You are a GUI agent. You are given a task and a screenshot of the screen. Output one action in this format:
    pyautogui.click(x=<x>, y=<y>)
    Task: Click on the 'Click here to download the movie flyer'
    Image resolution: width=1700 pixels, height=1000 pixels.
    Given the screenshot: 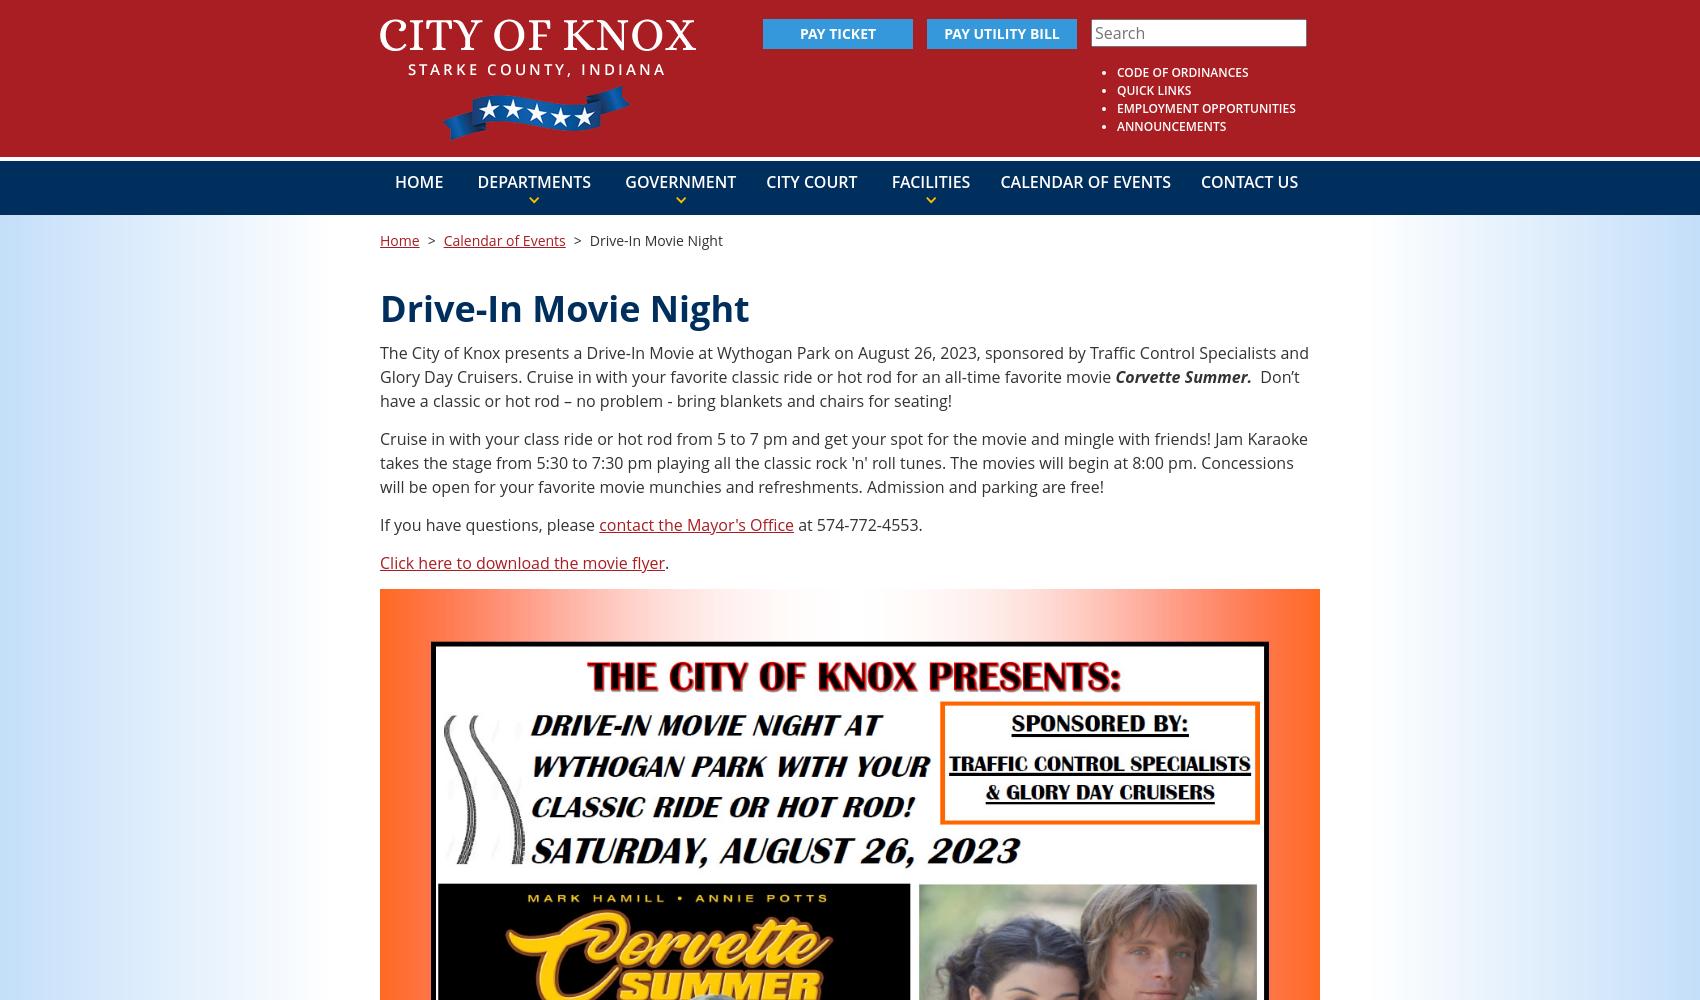 What is the action you would take?
    pyautogui.click(x=522, y=562)
    